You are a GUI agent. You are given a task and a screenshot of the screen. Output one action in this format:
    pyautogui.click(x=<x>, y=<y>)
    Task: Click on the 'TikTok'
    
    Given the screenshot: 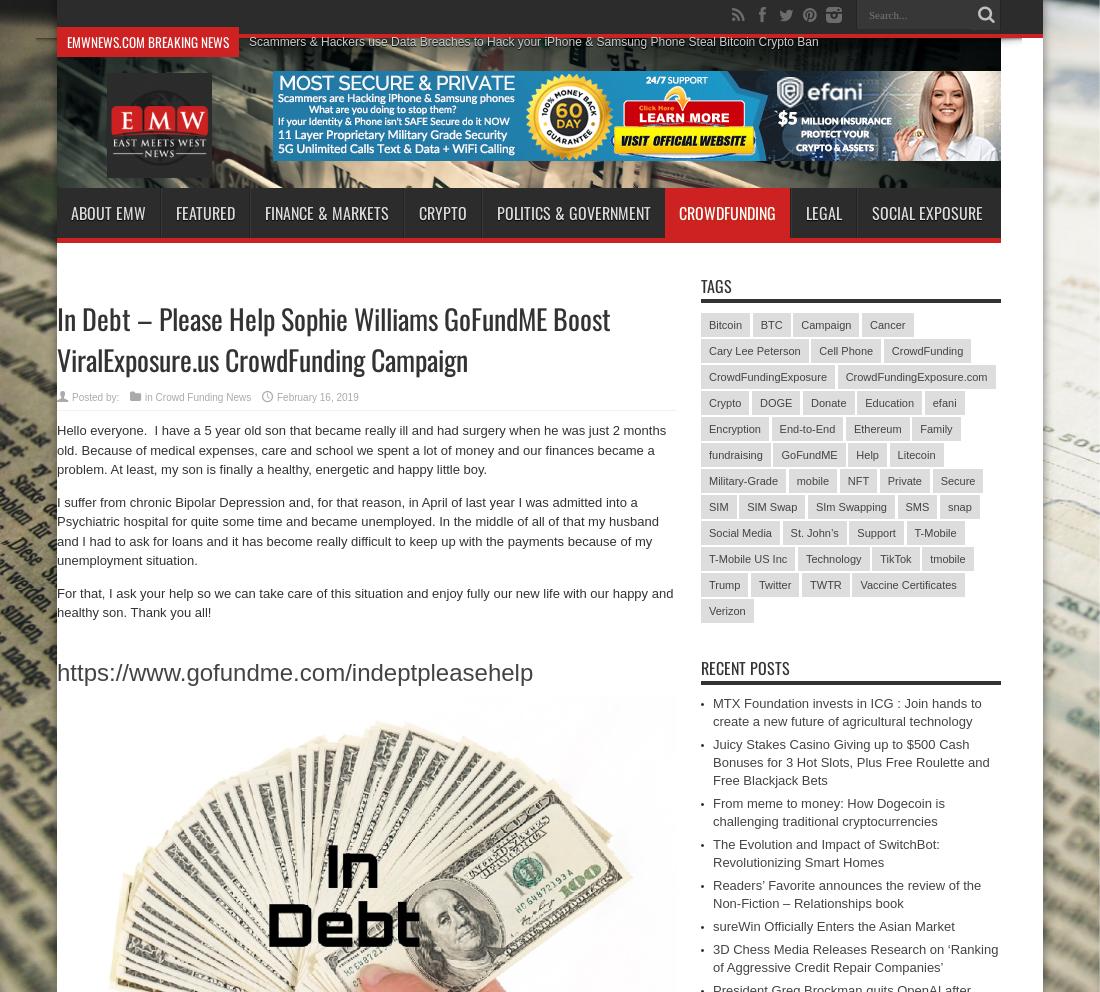 What is the action you would take?
    pyautogui.click(x=895, y=558)
    